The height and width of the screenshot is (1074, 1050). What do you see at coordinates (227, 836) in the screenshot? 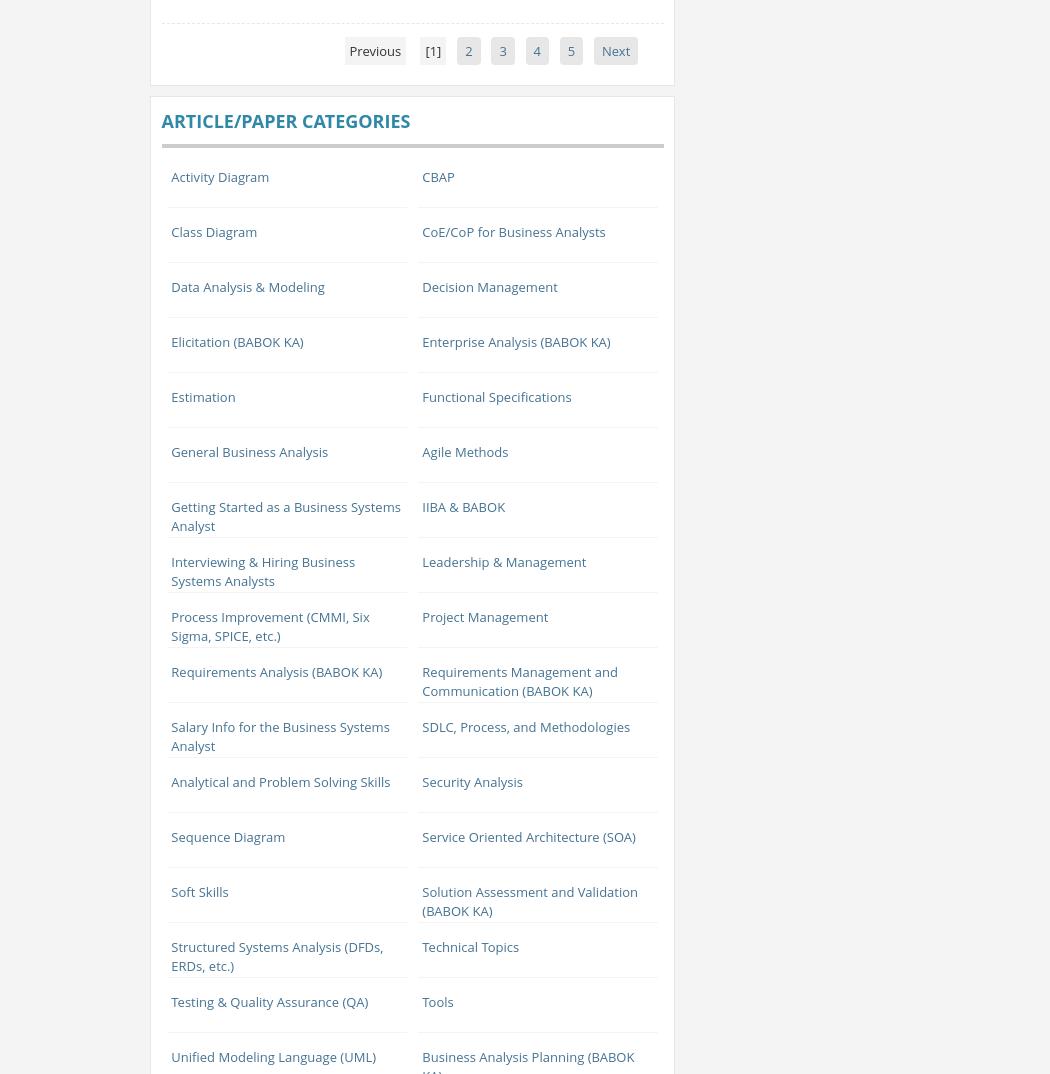
I see `'Sequence Diagram'` at bounding box center [227, 836].